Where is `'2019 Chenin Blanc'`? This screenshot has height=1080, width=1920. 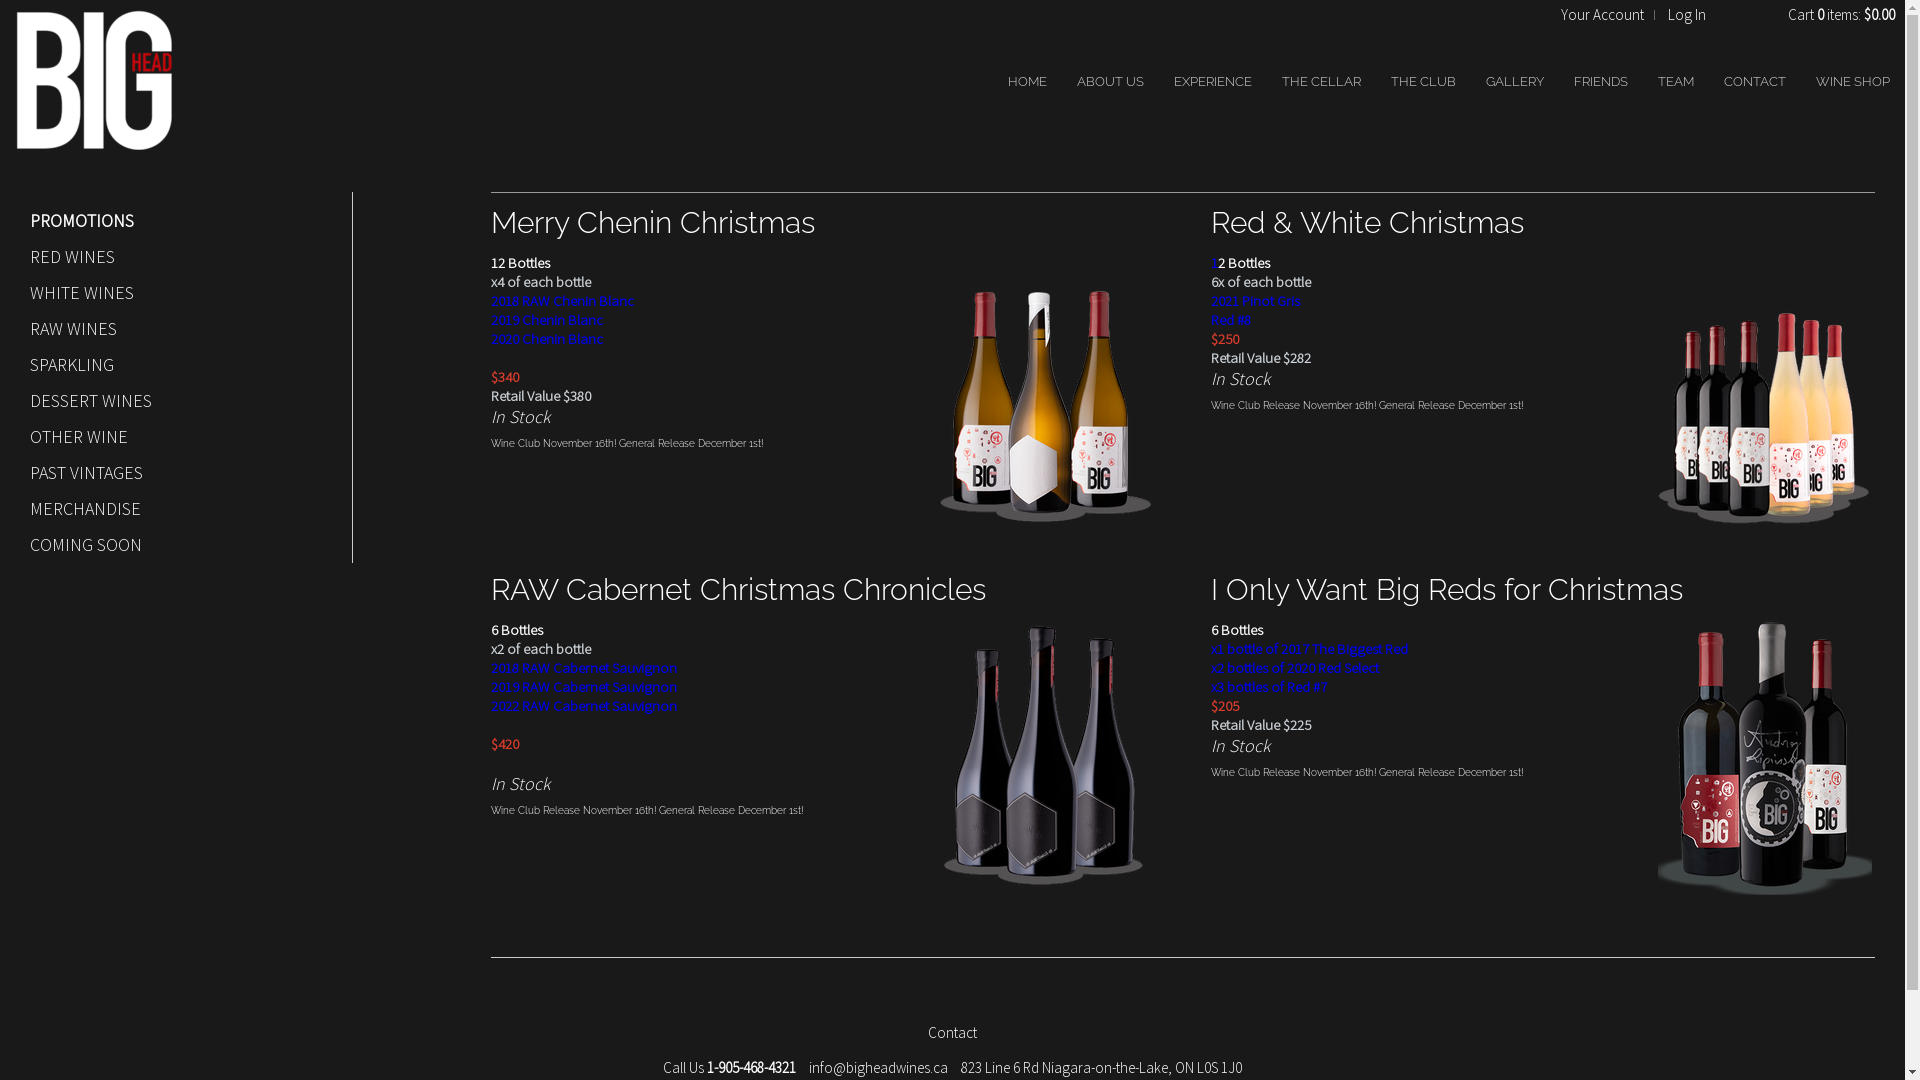 '2019 Chenin Blanc' is located at coordinates (490, 318).